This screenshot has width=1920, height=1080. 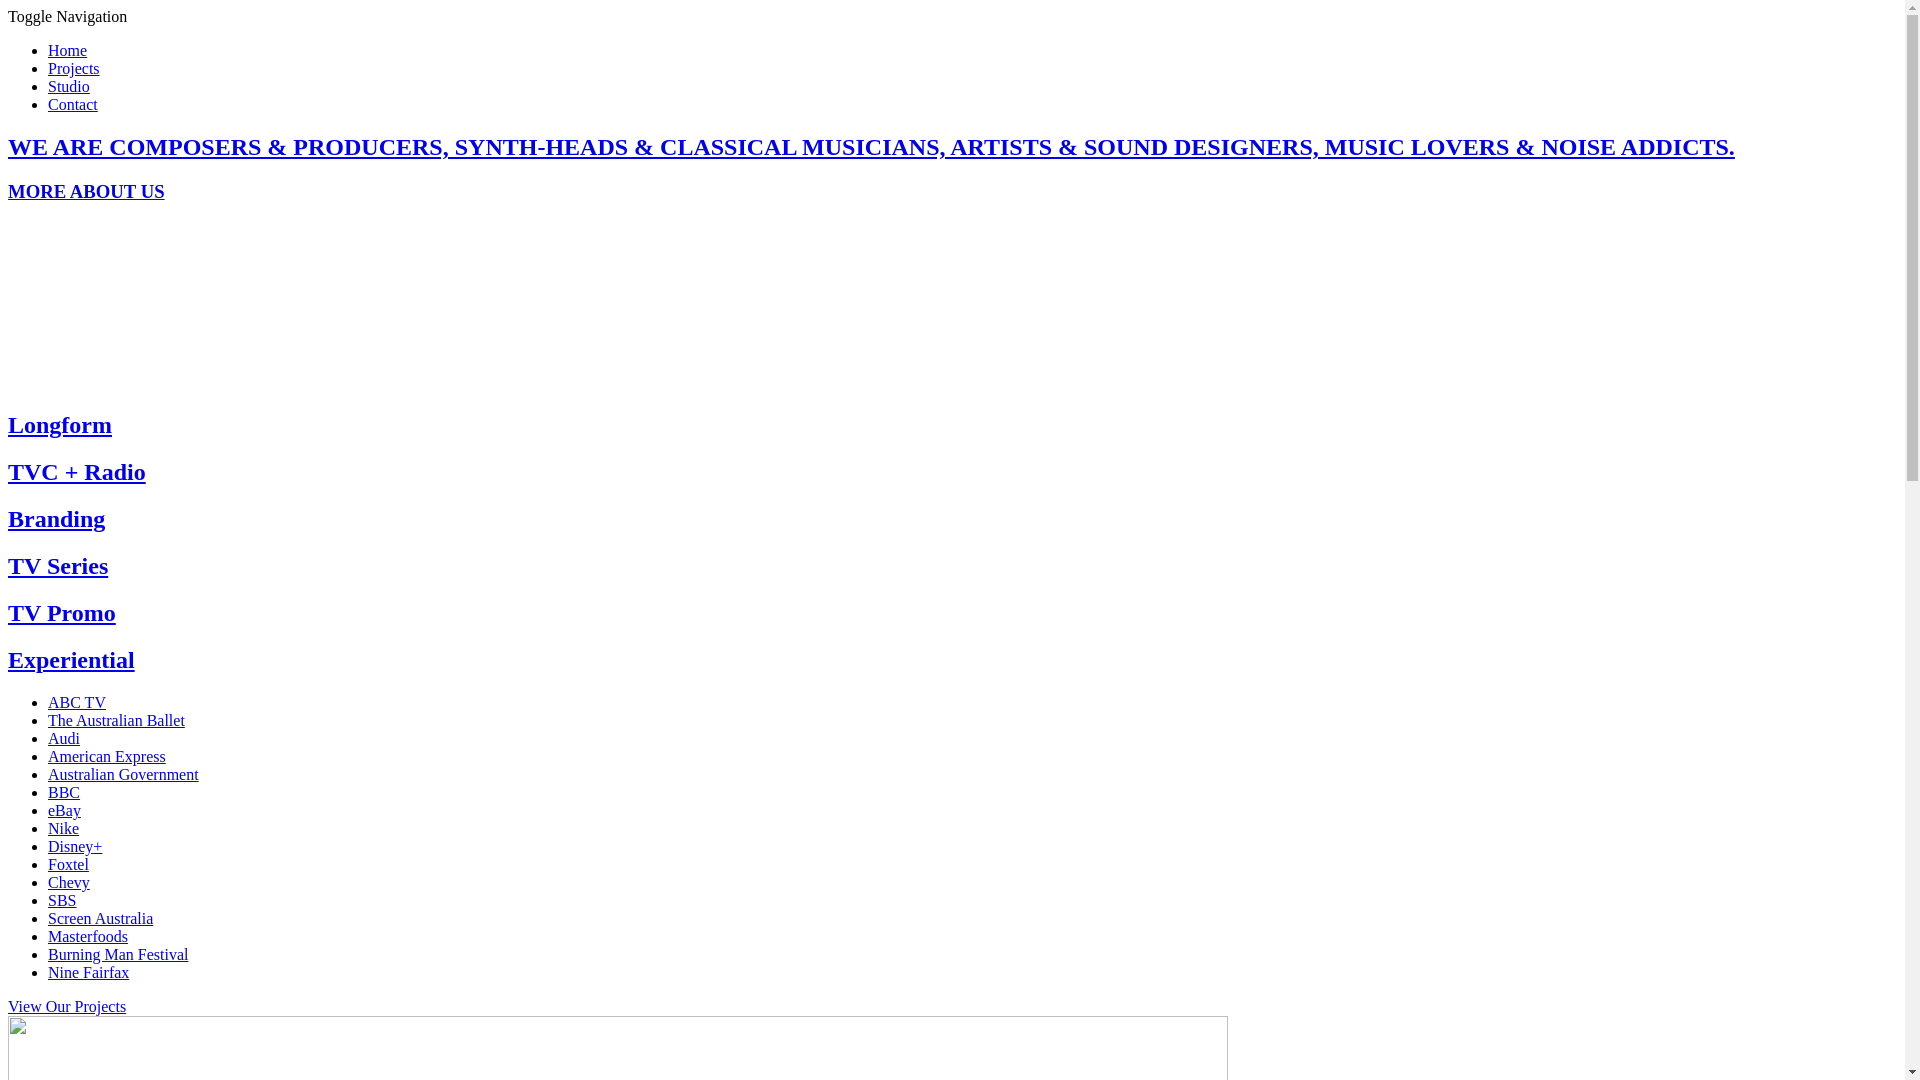 I want to click on 'ABC TV', so click(x=76, y=701).